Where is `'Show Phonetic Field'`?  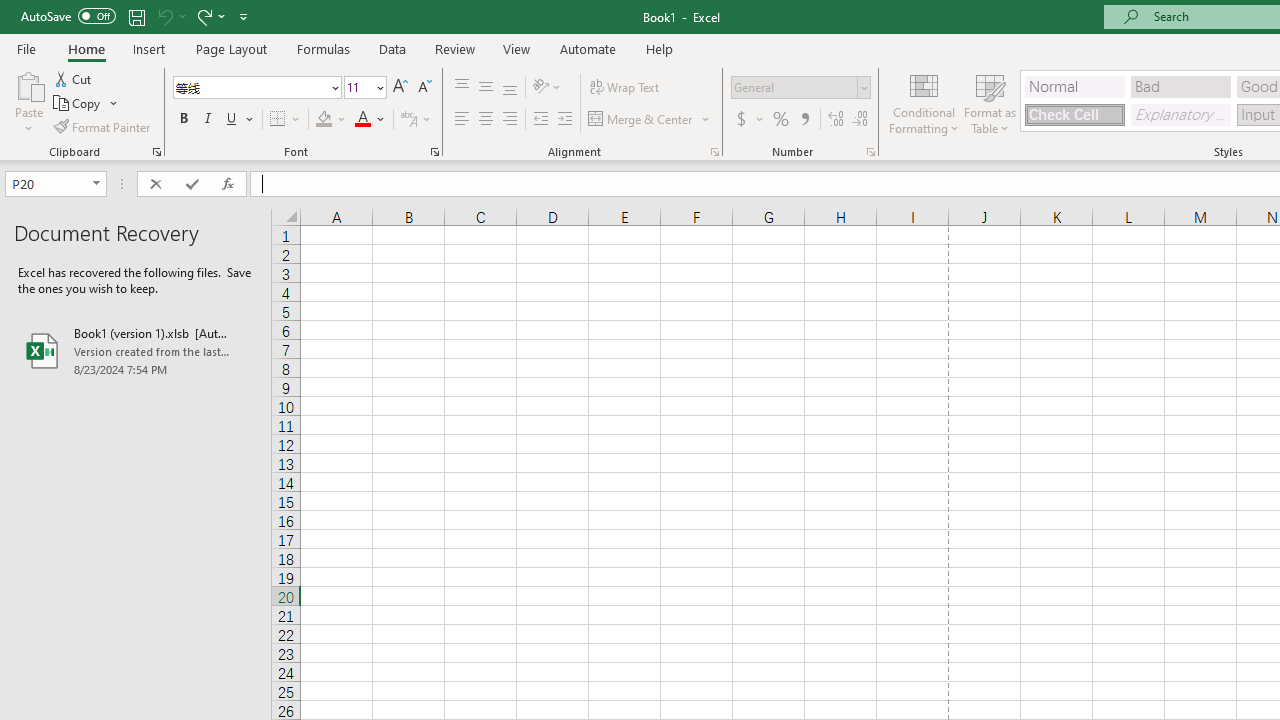 'Show Phonetic Field' is located at coordinates (407, 119).